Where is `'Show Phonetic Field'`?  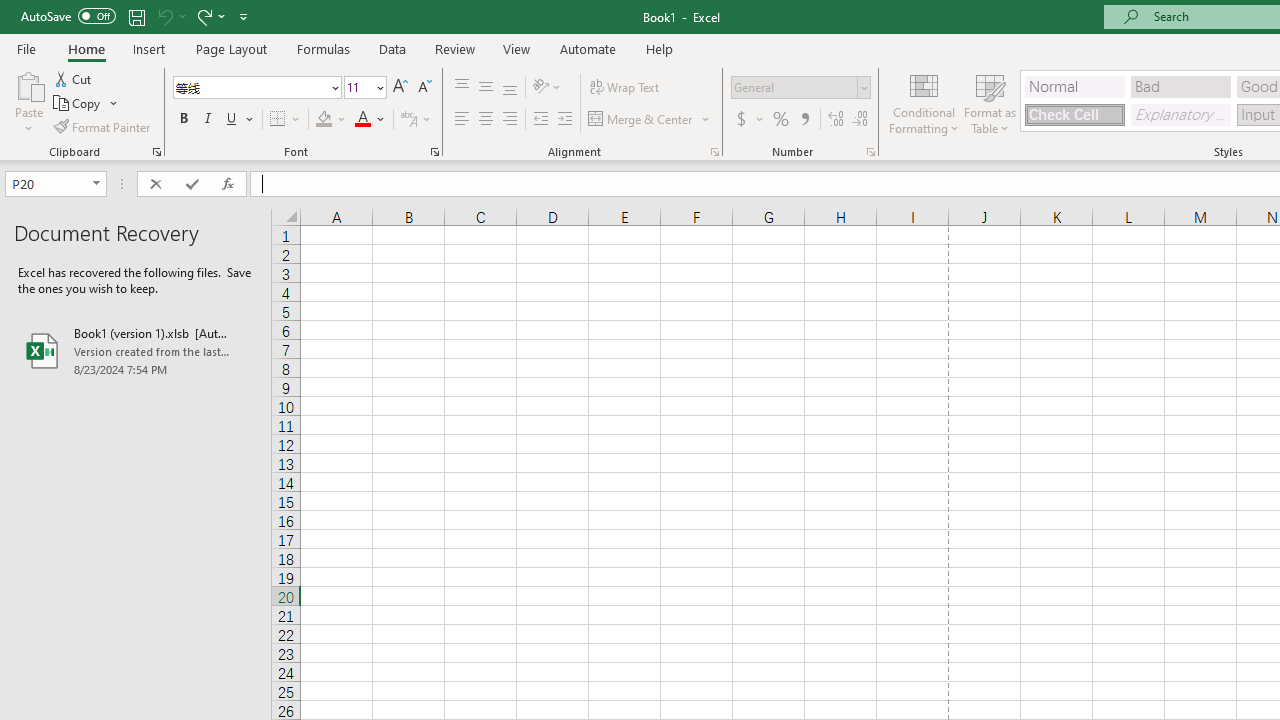 'Show Phonetic Field' is located at coordinates (407, 119).